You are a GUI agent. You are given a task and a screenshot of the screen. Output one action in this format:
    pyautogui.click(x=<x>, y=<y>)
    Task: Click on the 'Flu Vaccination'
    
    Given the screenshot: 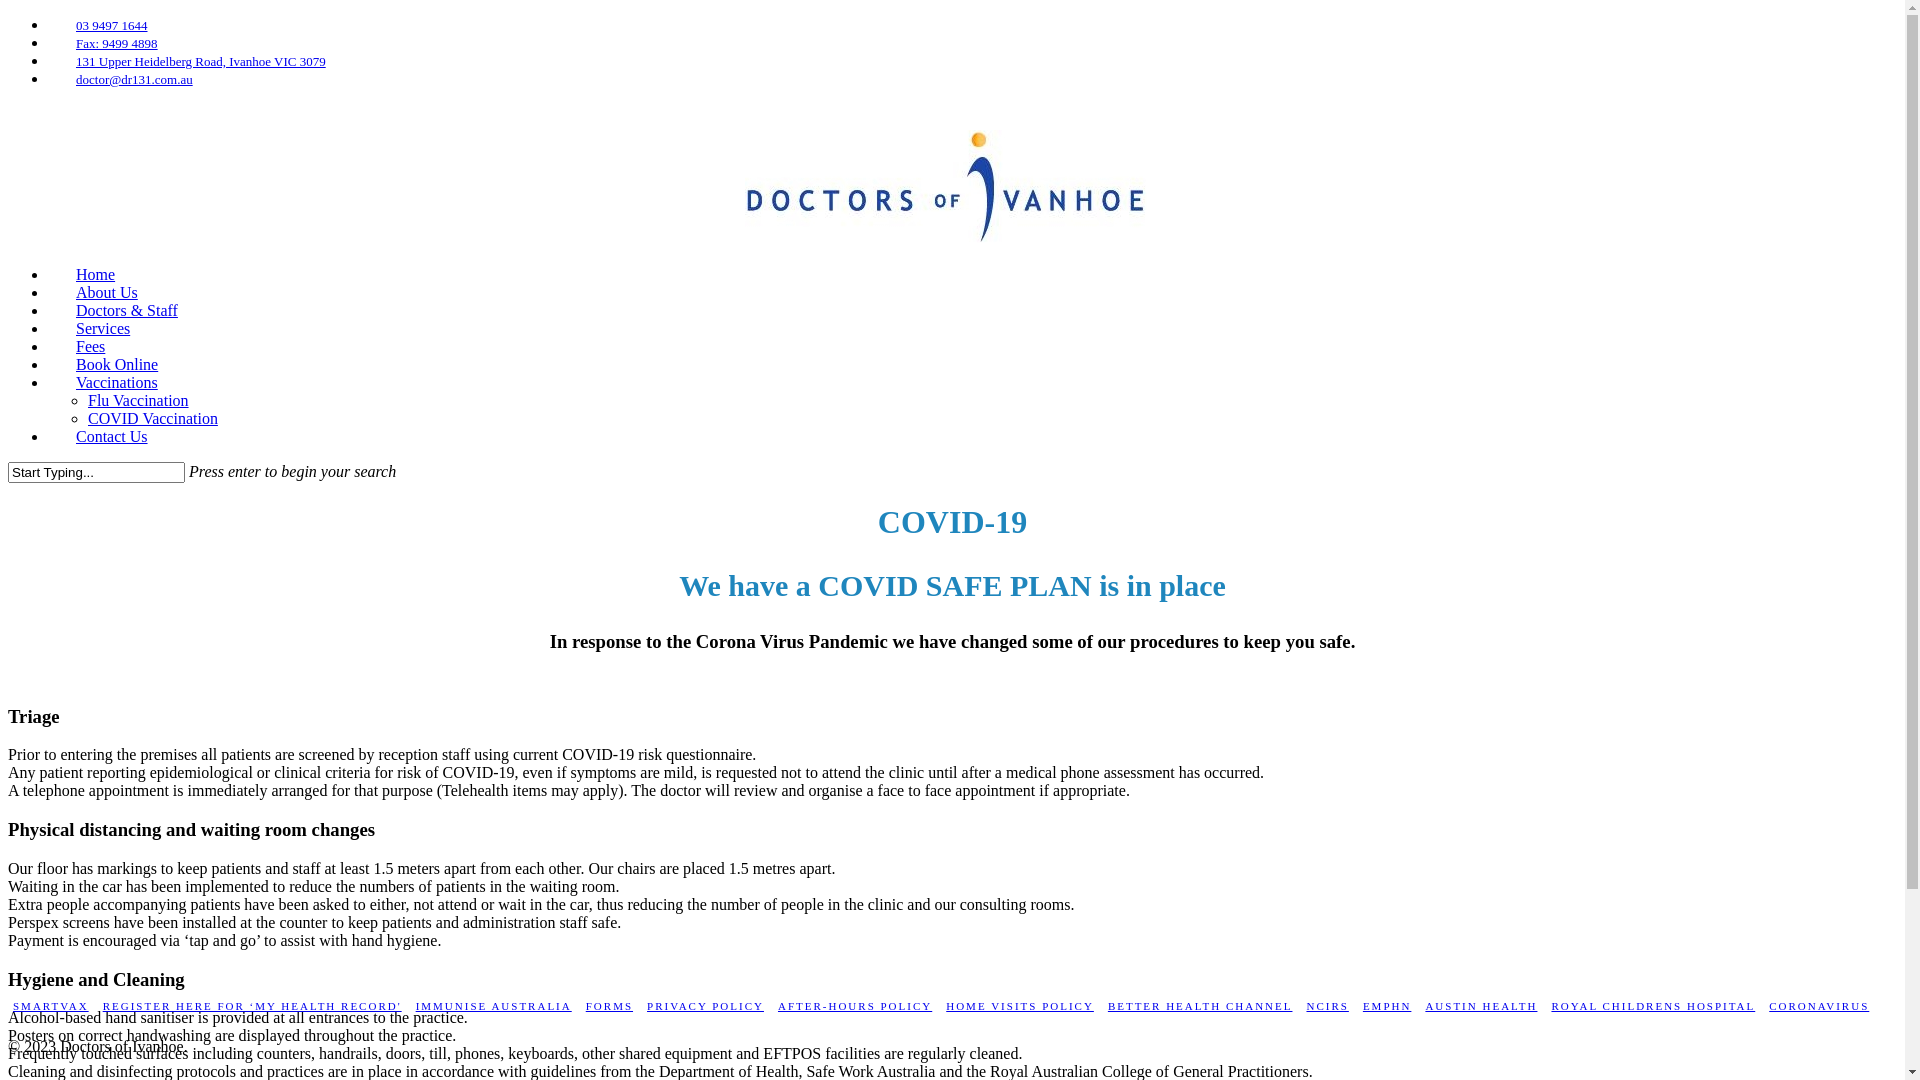 What is the action you would take?
    pyautogui.click(x=137, y=400)
    